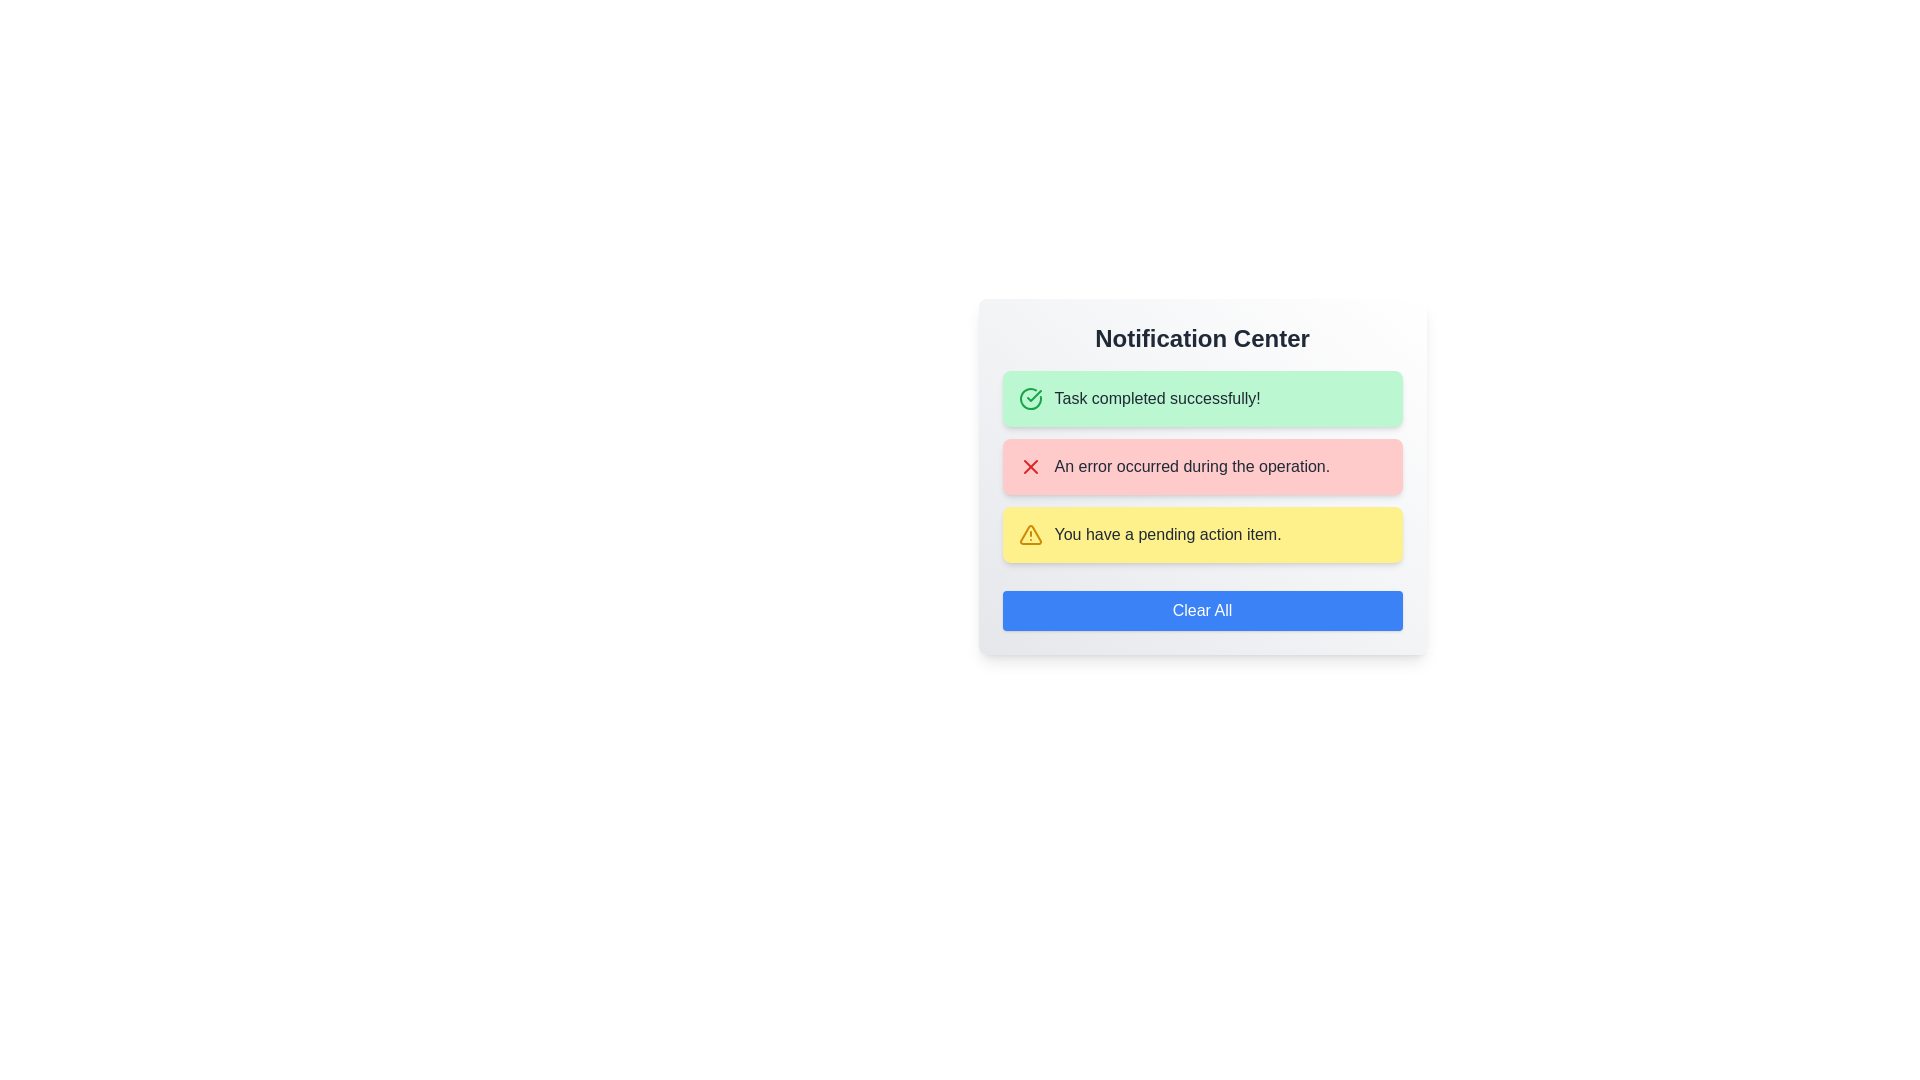 This screenshot has width=1920, height=1080. I want to click on the red 'X' icon located at the left-most part of the notification card that displays the message 'An error occurred during the operation.', so click(1030, 466).